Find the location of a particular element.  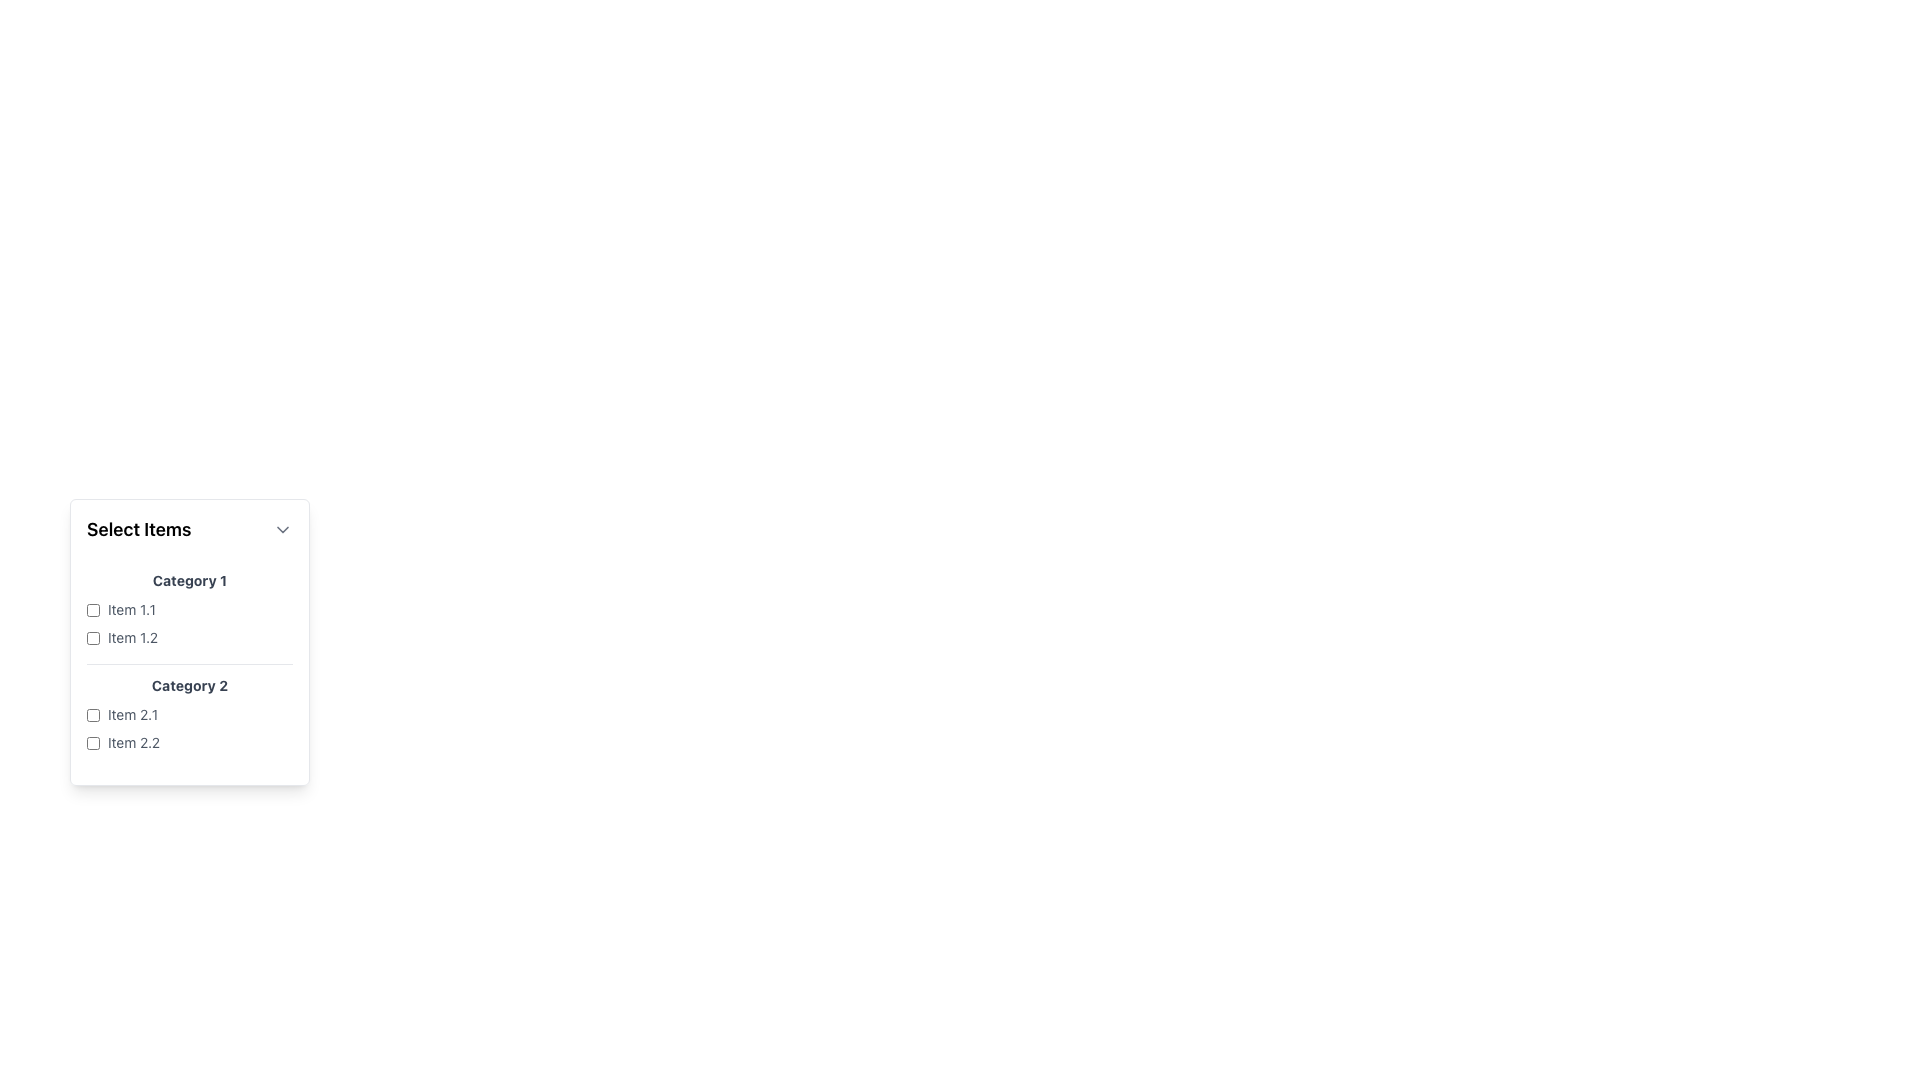

text label 'Select Items' which is positioned to the left of a downward-pointing chevron icon in a dropdown-like interface is located at coordinates (138, 528).